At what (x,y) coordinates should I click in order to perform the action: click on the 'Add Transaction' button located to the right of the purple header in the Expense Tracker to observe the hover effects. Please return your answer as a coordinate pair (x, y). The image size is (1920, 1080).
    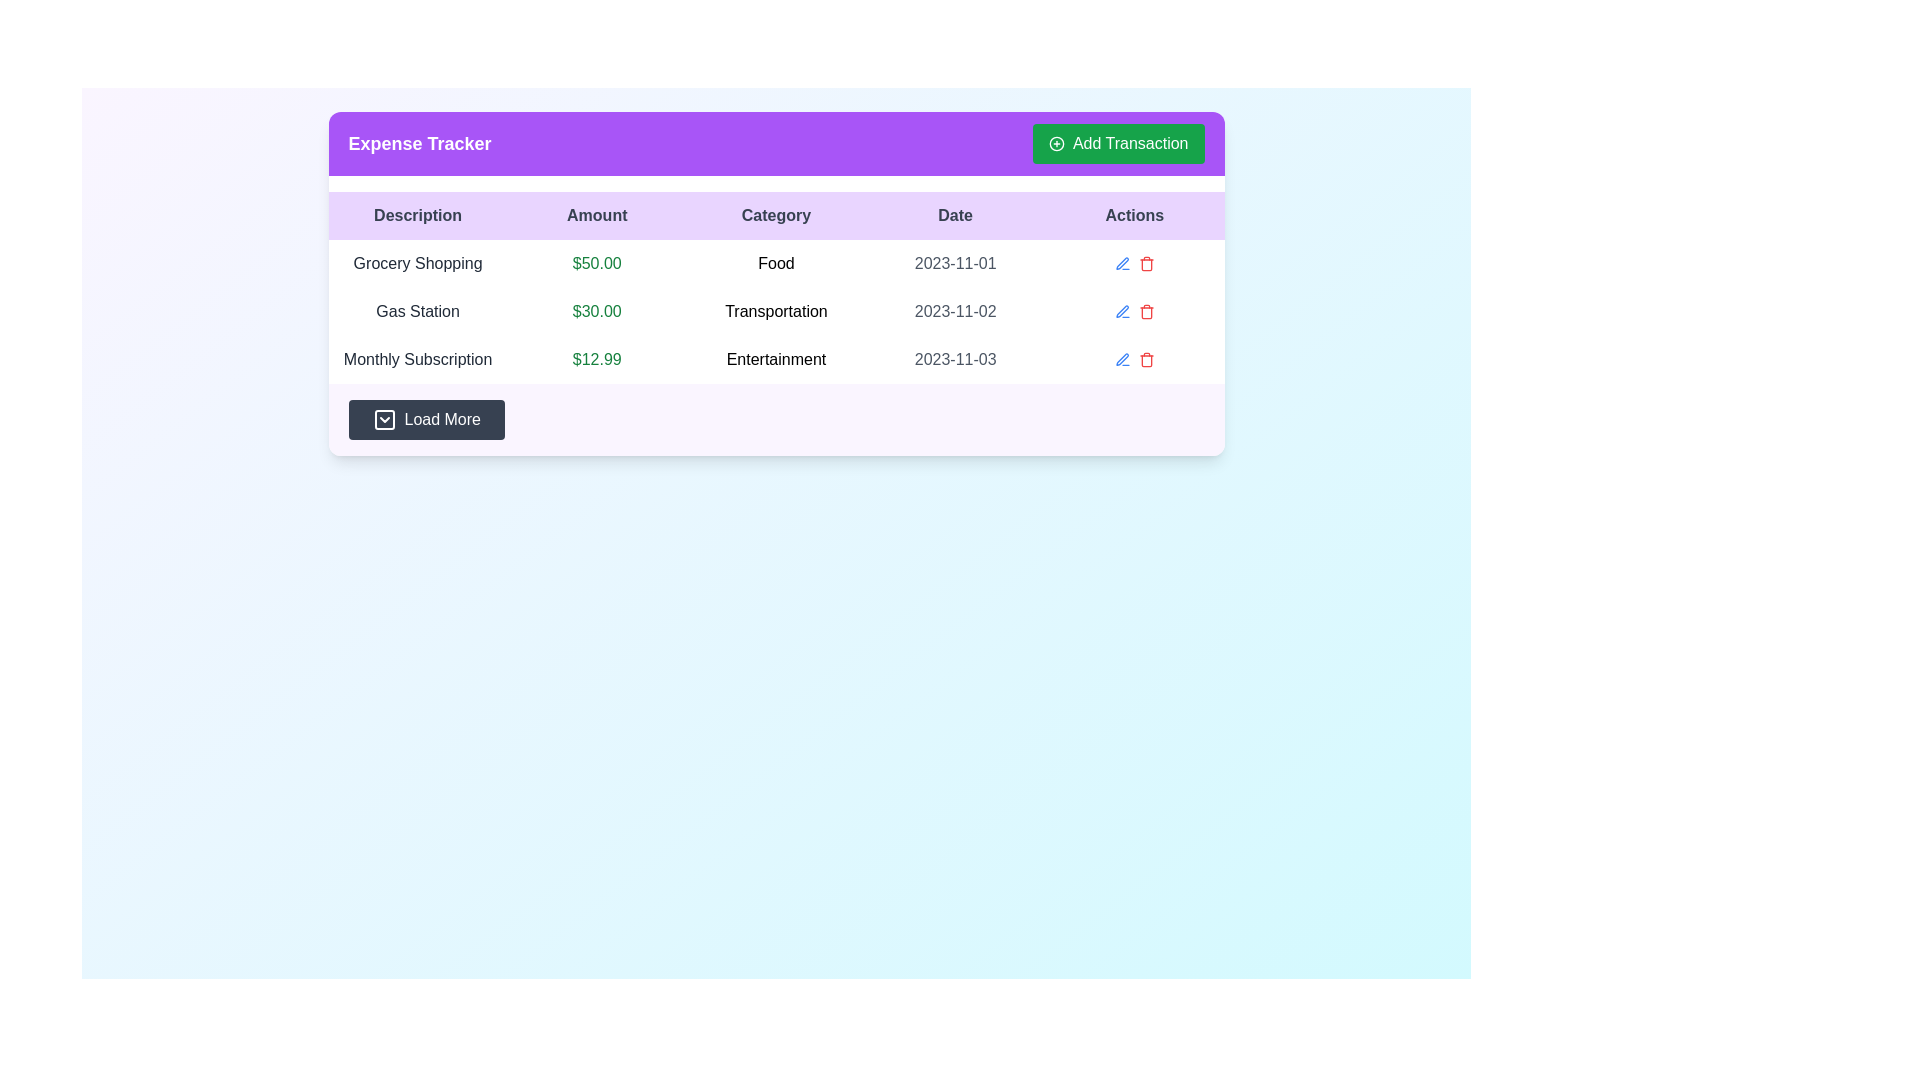
    Looking at the image, I should click on (1117, 142).